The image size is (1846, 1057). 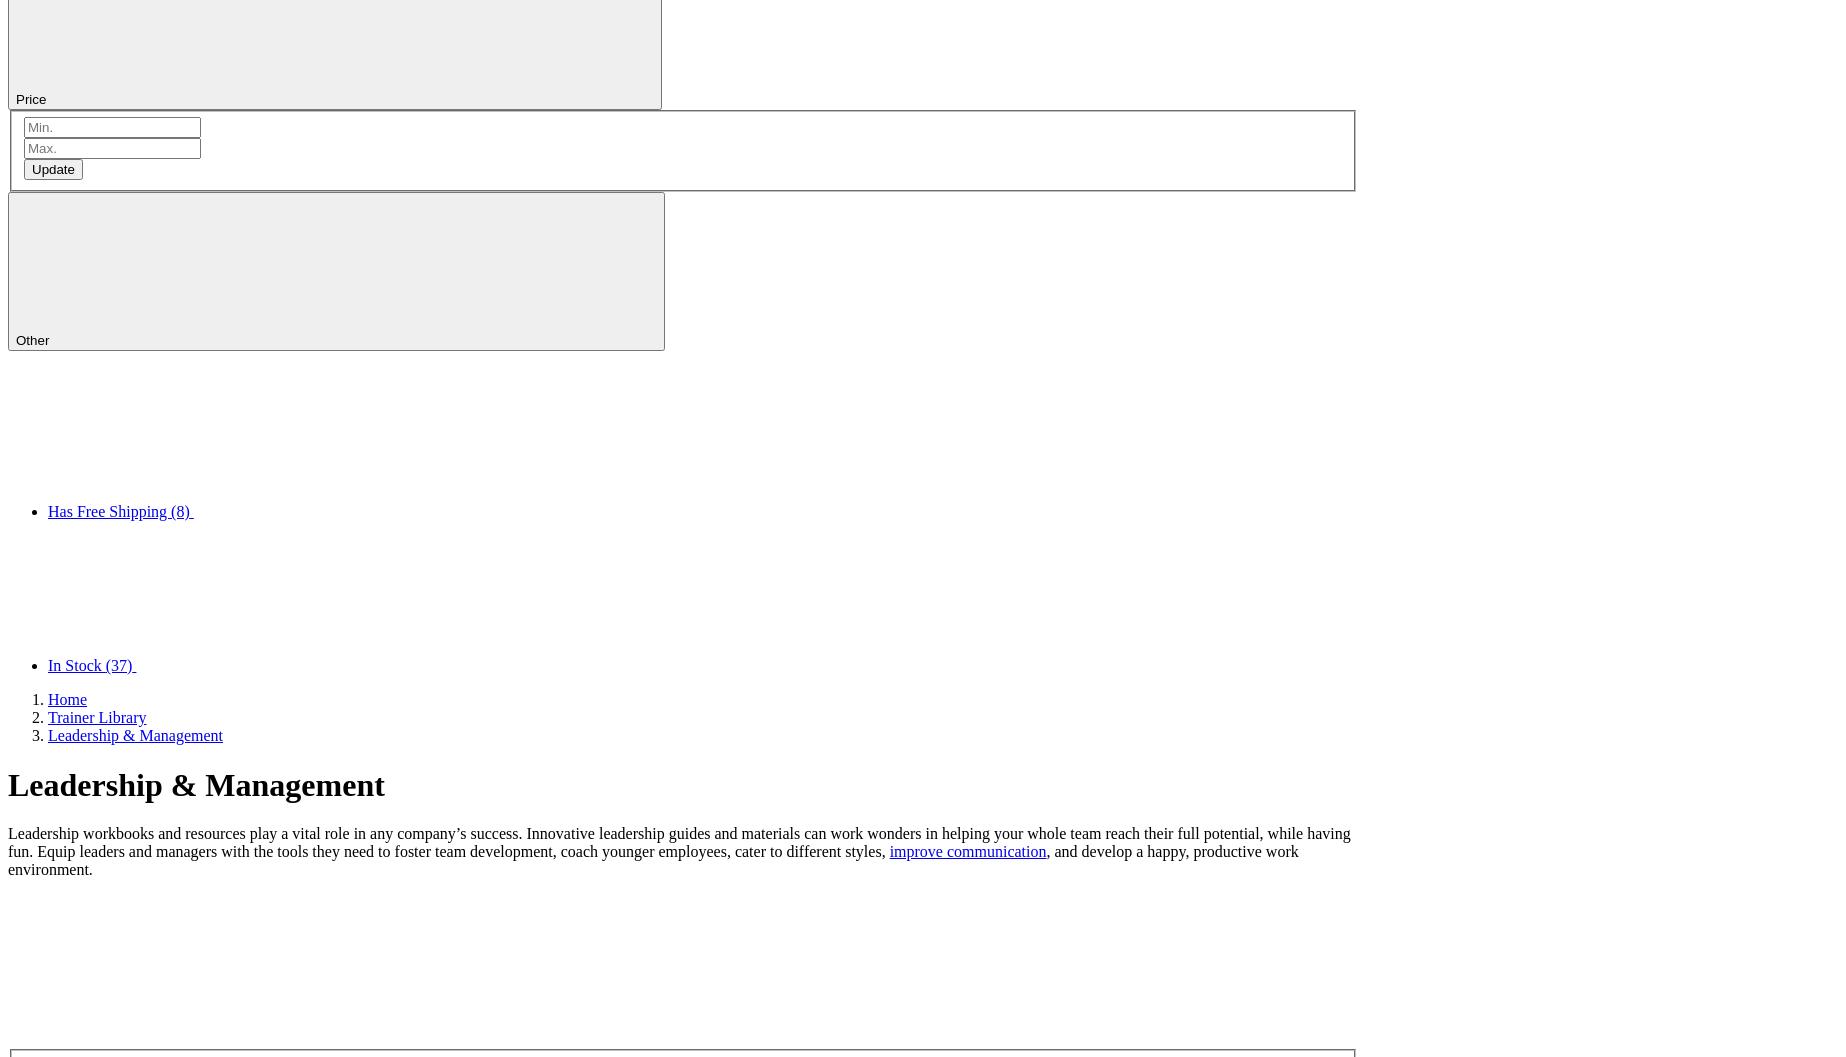 I want to click on 'In Stock', so click(x=47, y=665).